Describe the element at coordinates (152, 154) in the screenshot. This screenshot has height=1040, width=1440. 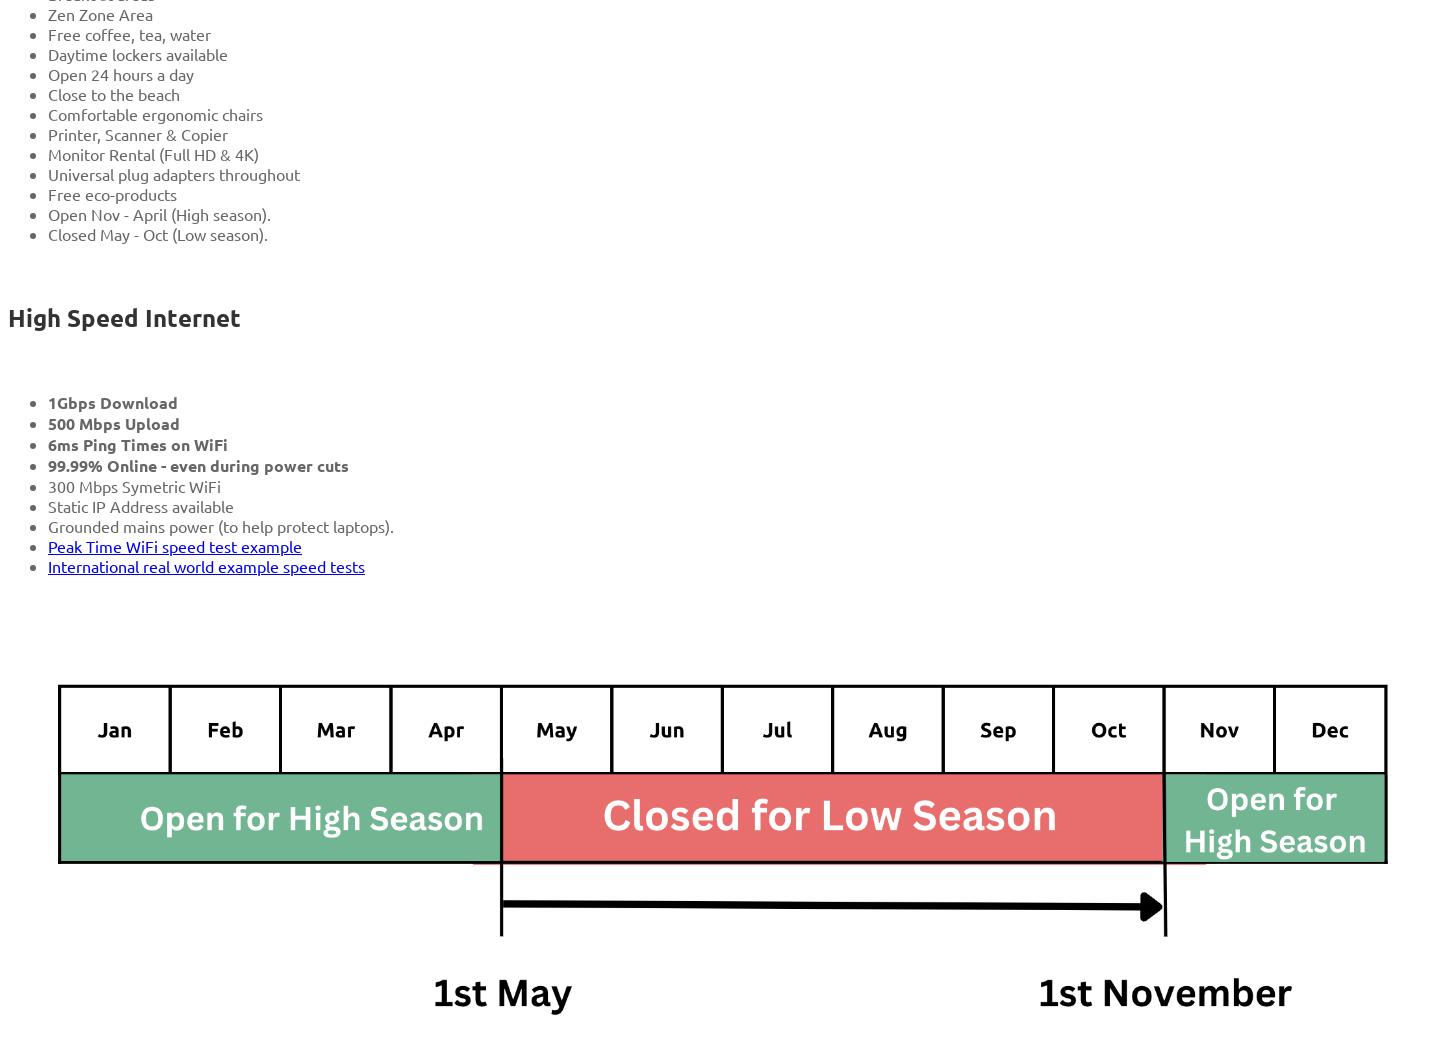
I see `'Monitor Rental (Full HD & 4K)'` at that location.